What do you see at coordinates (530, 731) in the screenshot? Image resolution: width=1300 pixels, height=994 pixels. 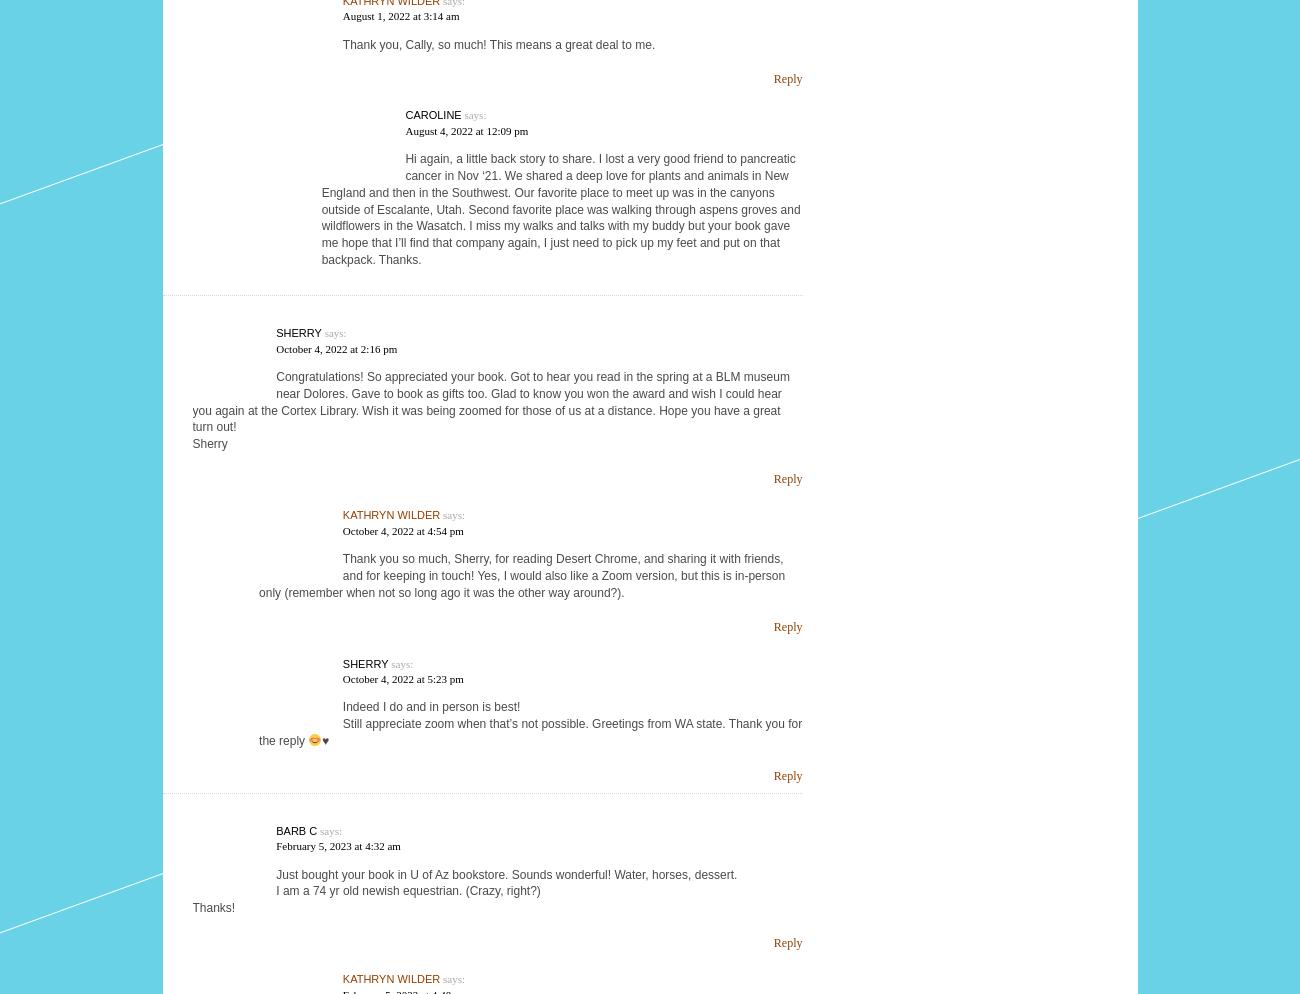 I see `'Still appreciate zoom when that’s not possible. Greetings from WA state. Thank you for the reply'` at bounding box center [530, 731].